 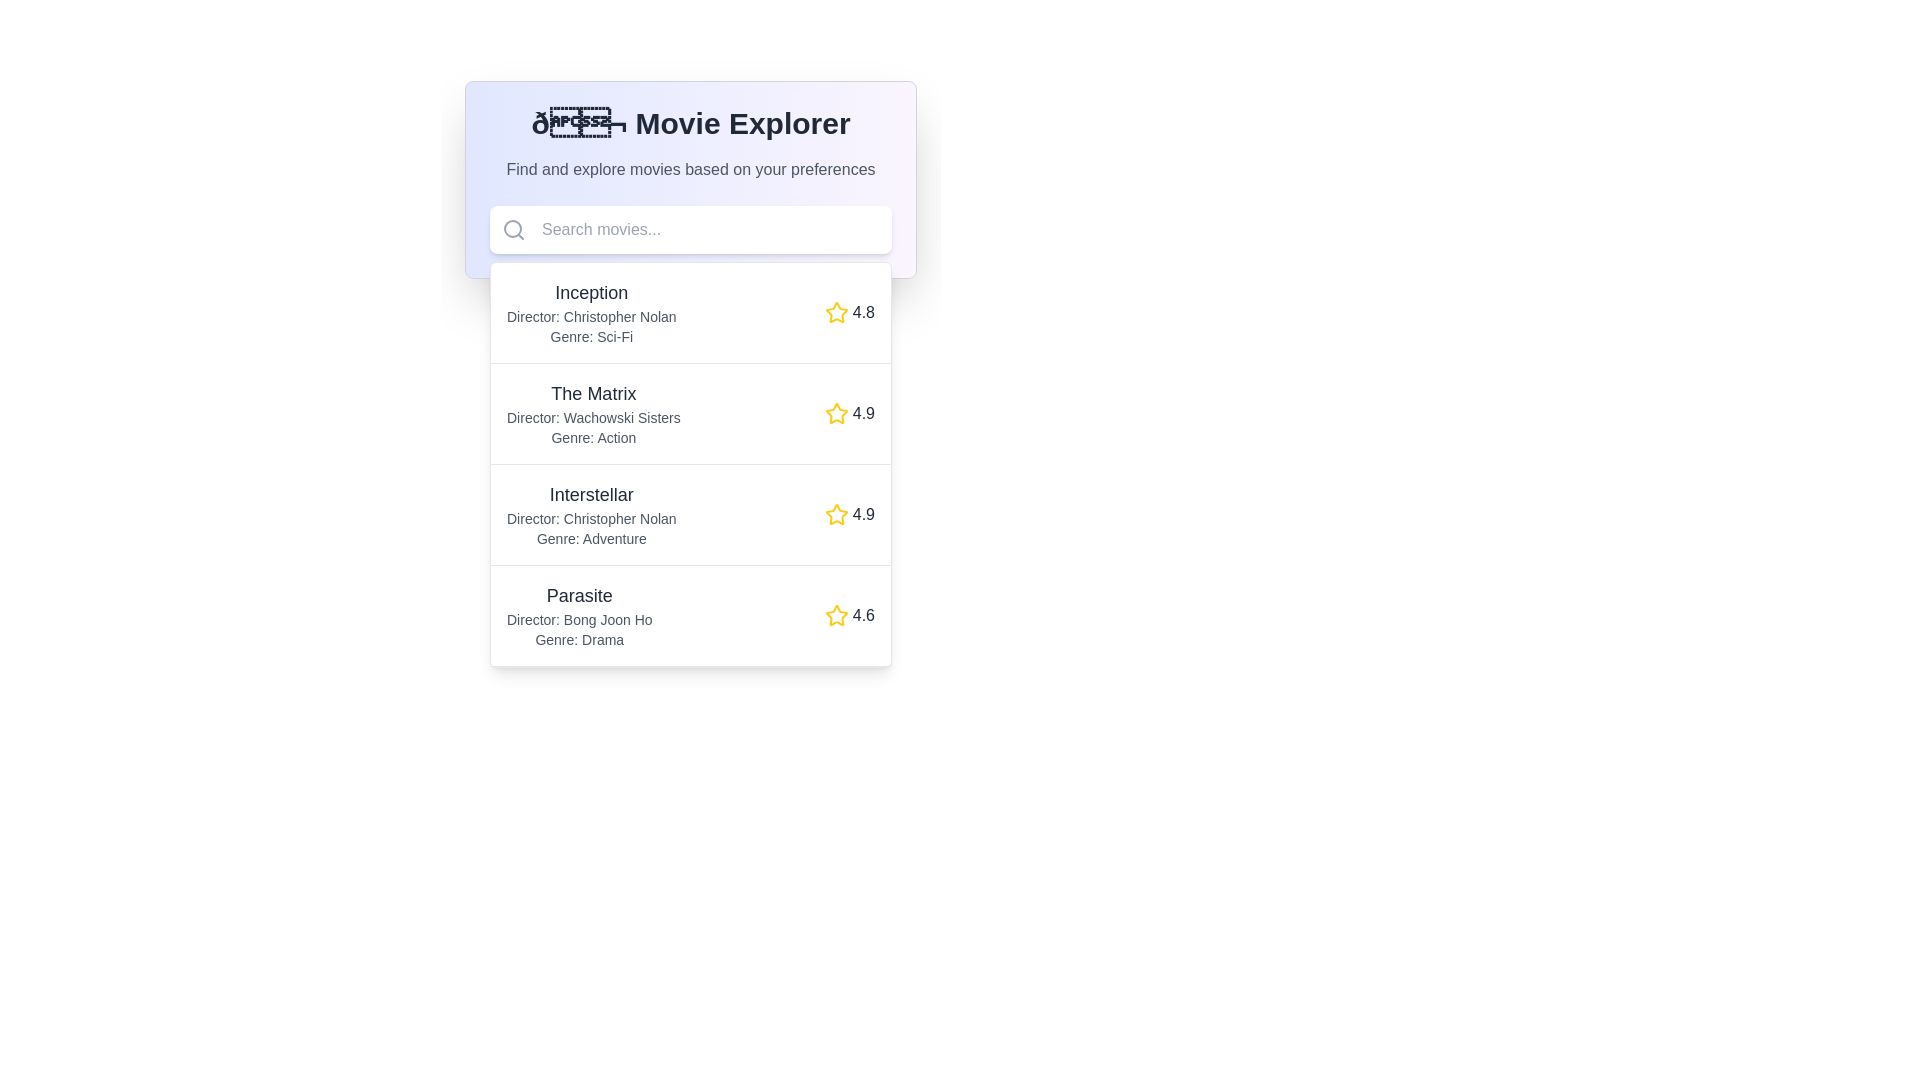 What do you see at coordinates (578, 640) in the screenshot?
I see `the static text label displaying 'Genre: Drama', which is styled in light gray and positioned below the 'Director: Bong Joon Ho' text within the entry for 'Parasite'` at bounding box center [578, 640].